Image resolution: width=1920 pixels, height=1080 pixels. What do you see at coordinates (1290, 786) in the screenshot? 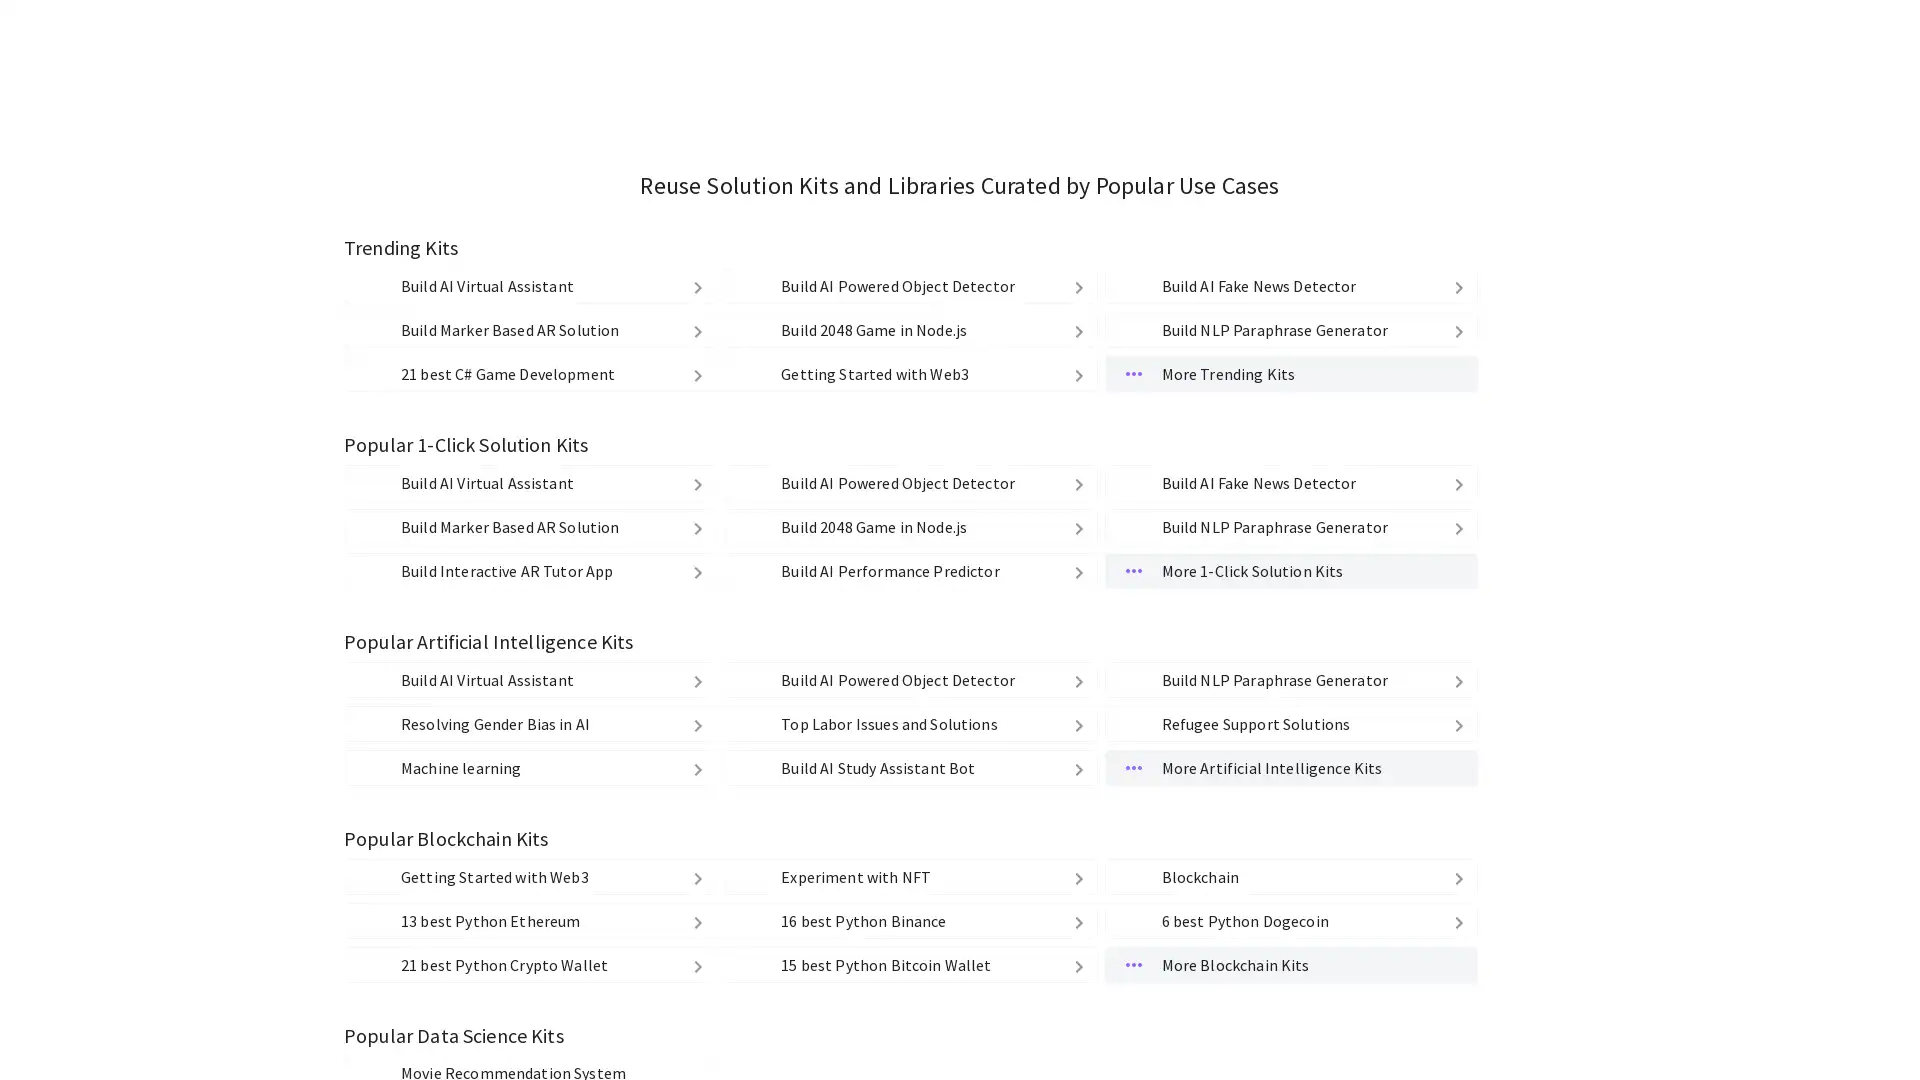
I see `spotting-fake-news Build AI Fake News Detector` at bounding box center [1290, 786].